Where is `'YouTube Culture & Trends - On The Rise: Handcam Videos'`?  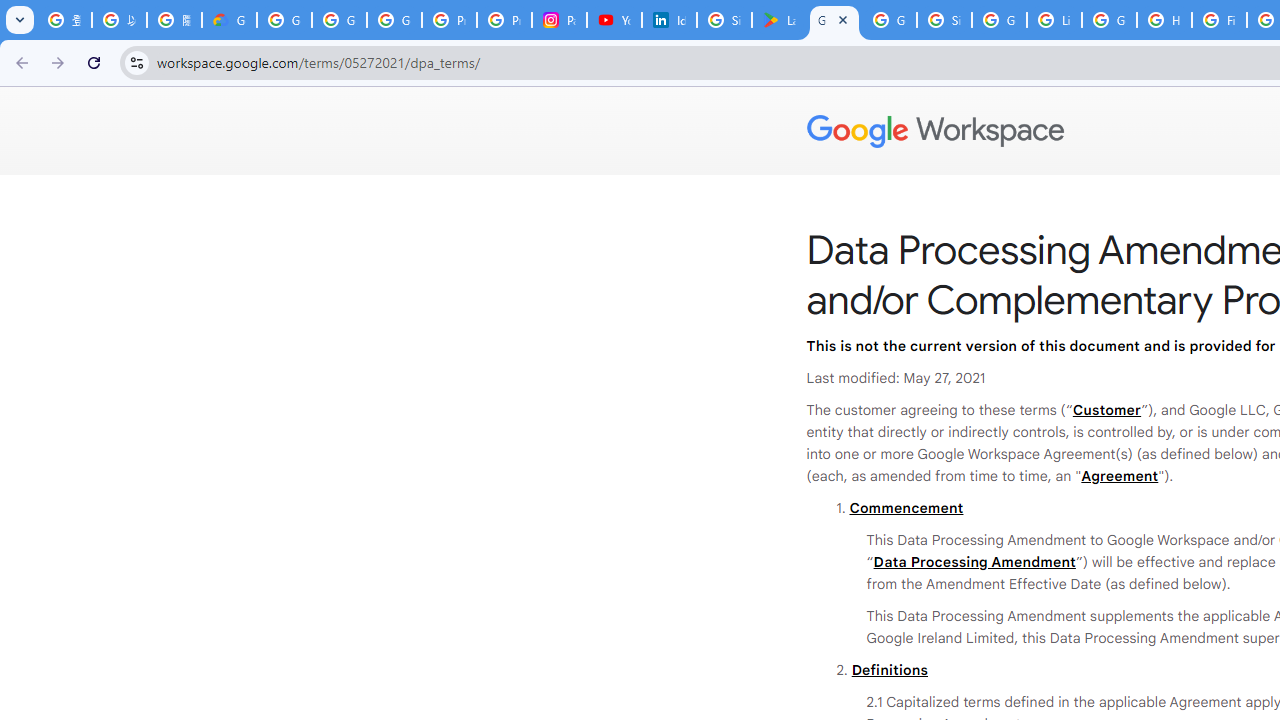 'YouTube Culture & Trends - On The Rise: Handcam Videos' is located at coordinates (614, 20).